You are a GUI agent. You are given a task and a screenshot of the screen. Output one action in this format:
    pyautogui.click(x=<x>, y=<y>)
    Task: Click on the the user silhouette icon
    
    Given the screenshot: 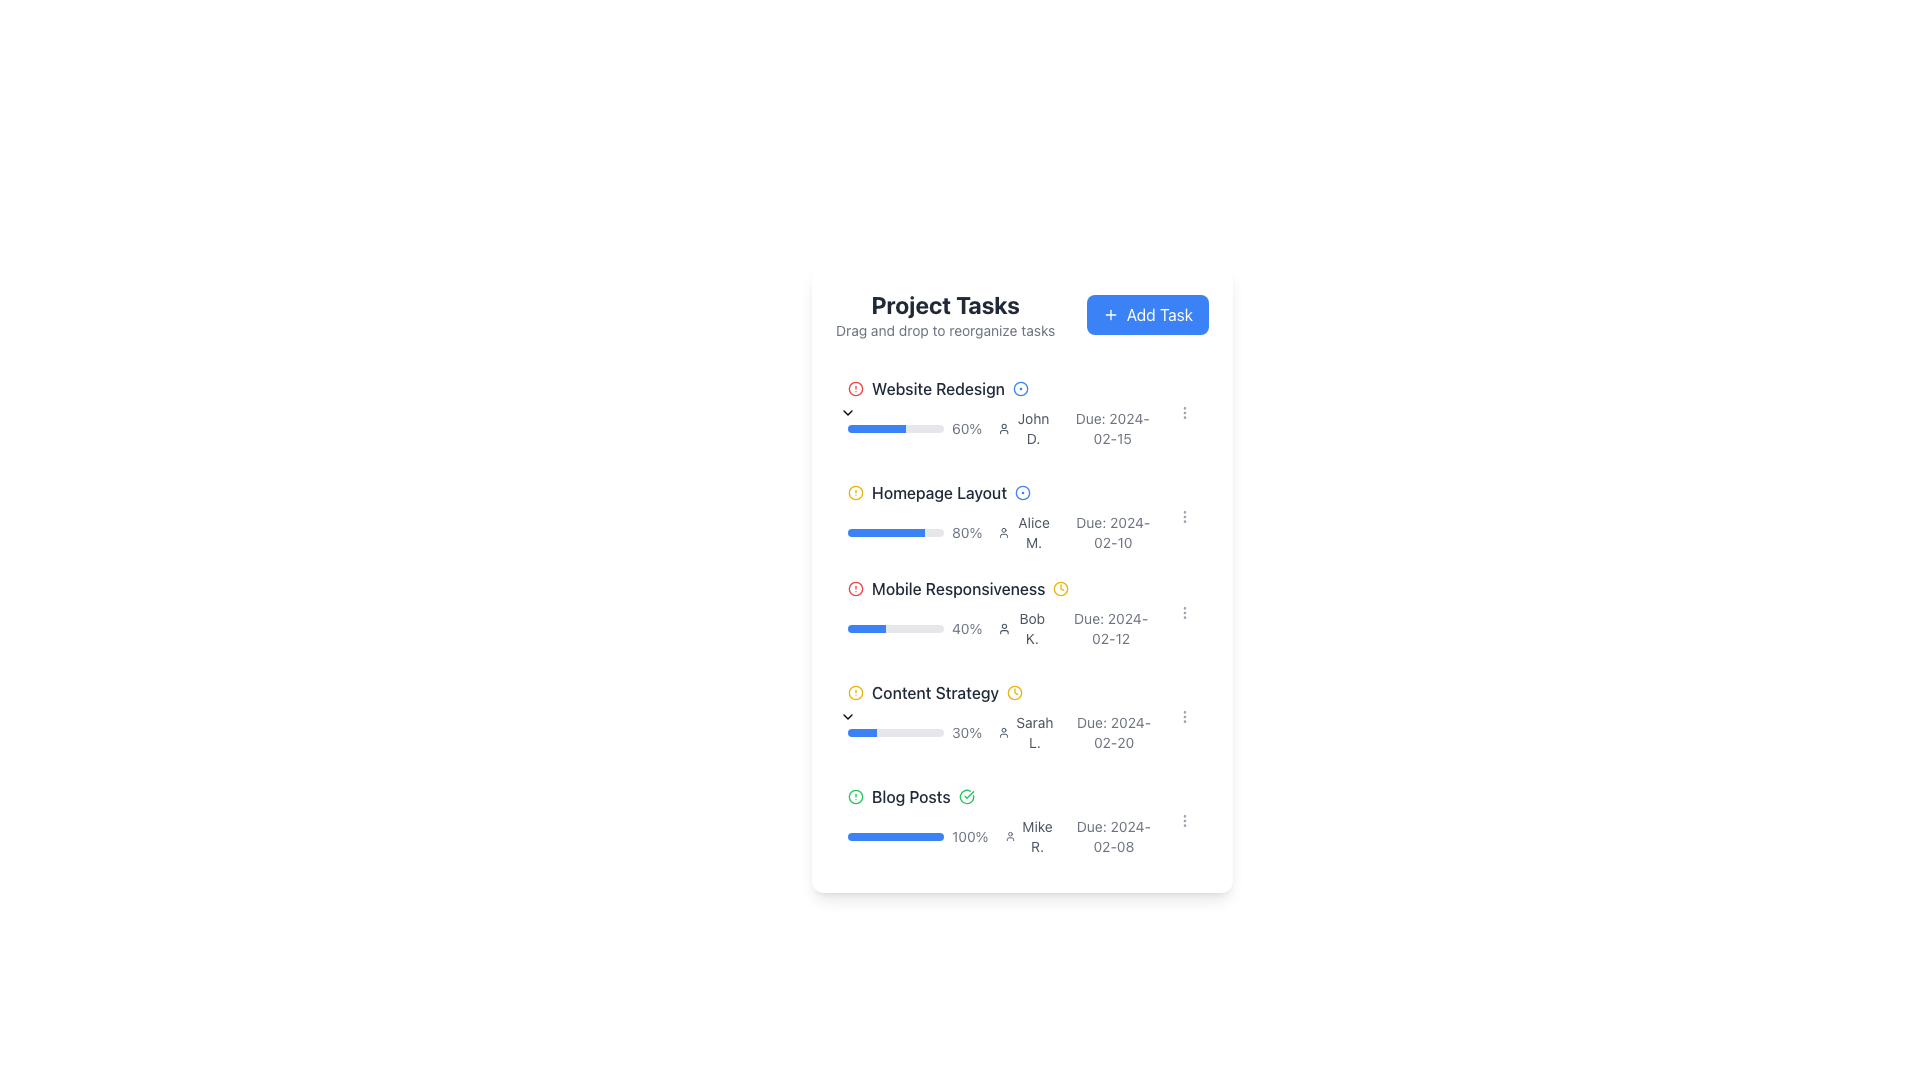 What is the action you would take?
    pyautogui.click(x=1004, y=427)
    